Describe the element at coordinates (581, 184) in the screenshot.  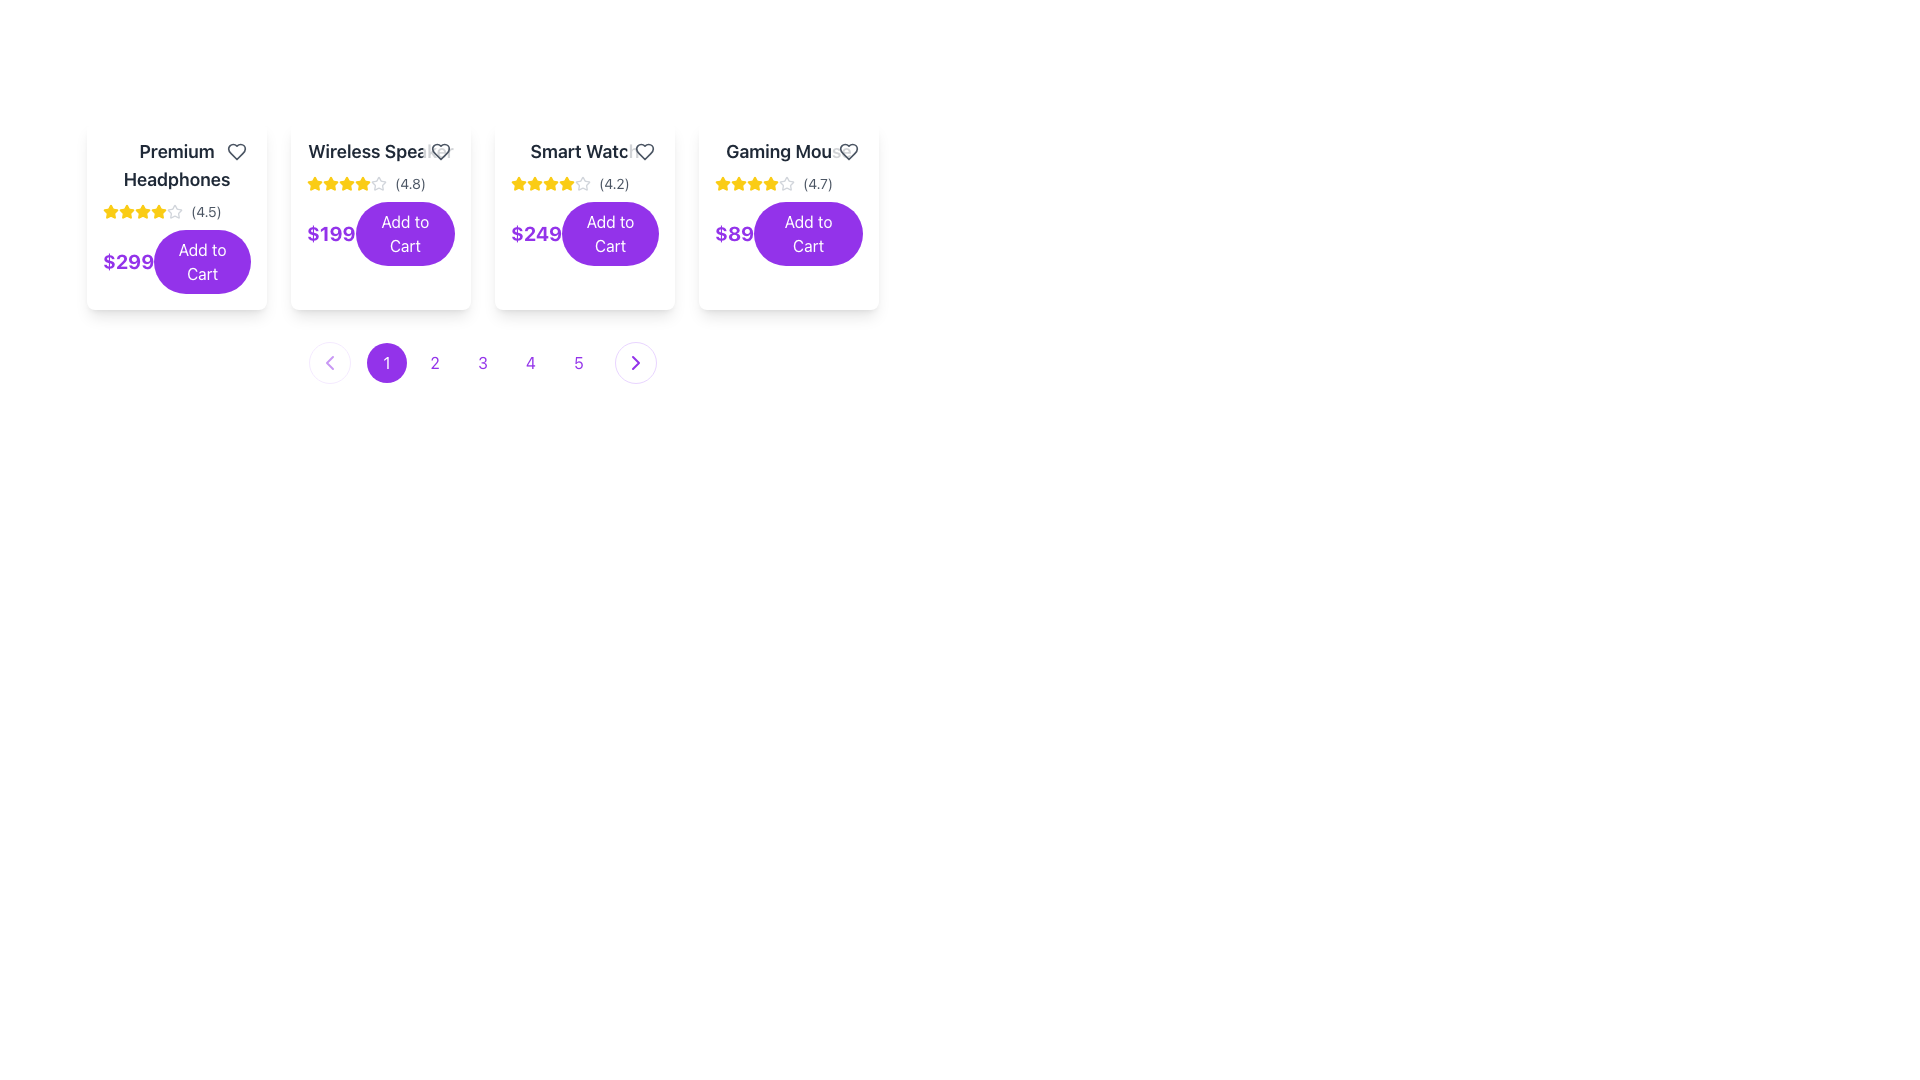
I see `the fifth star icon in the 5-star rating system for the 'Smart Watch' product, which visually indicates a rating of 4.2` at that location.